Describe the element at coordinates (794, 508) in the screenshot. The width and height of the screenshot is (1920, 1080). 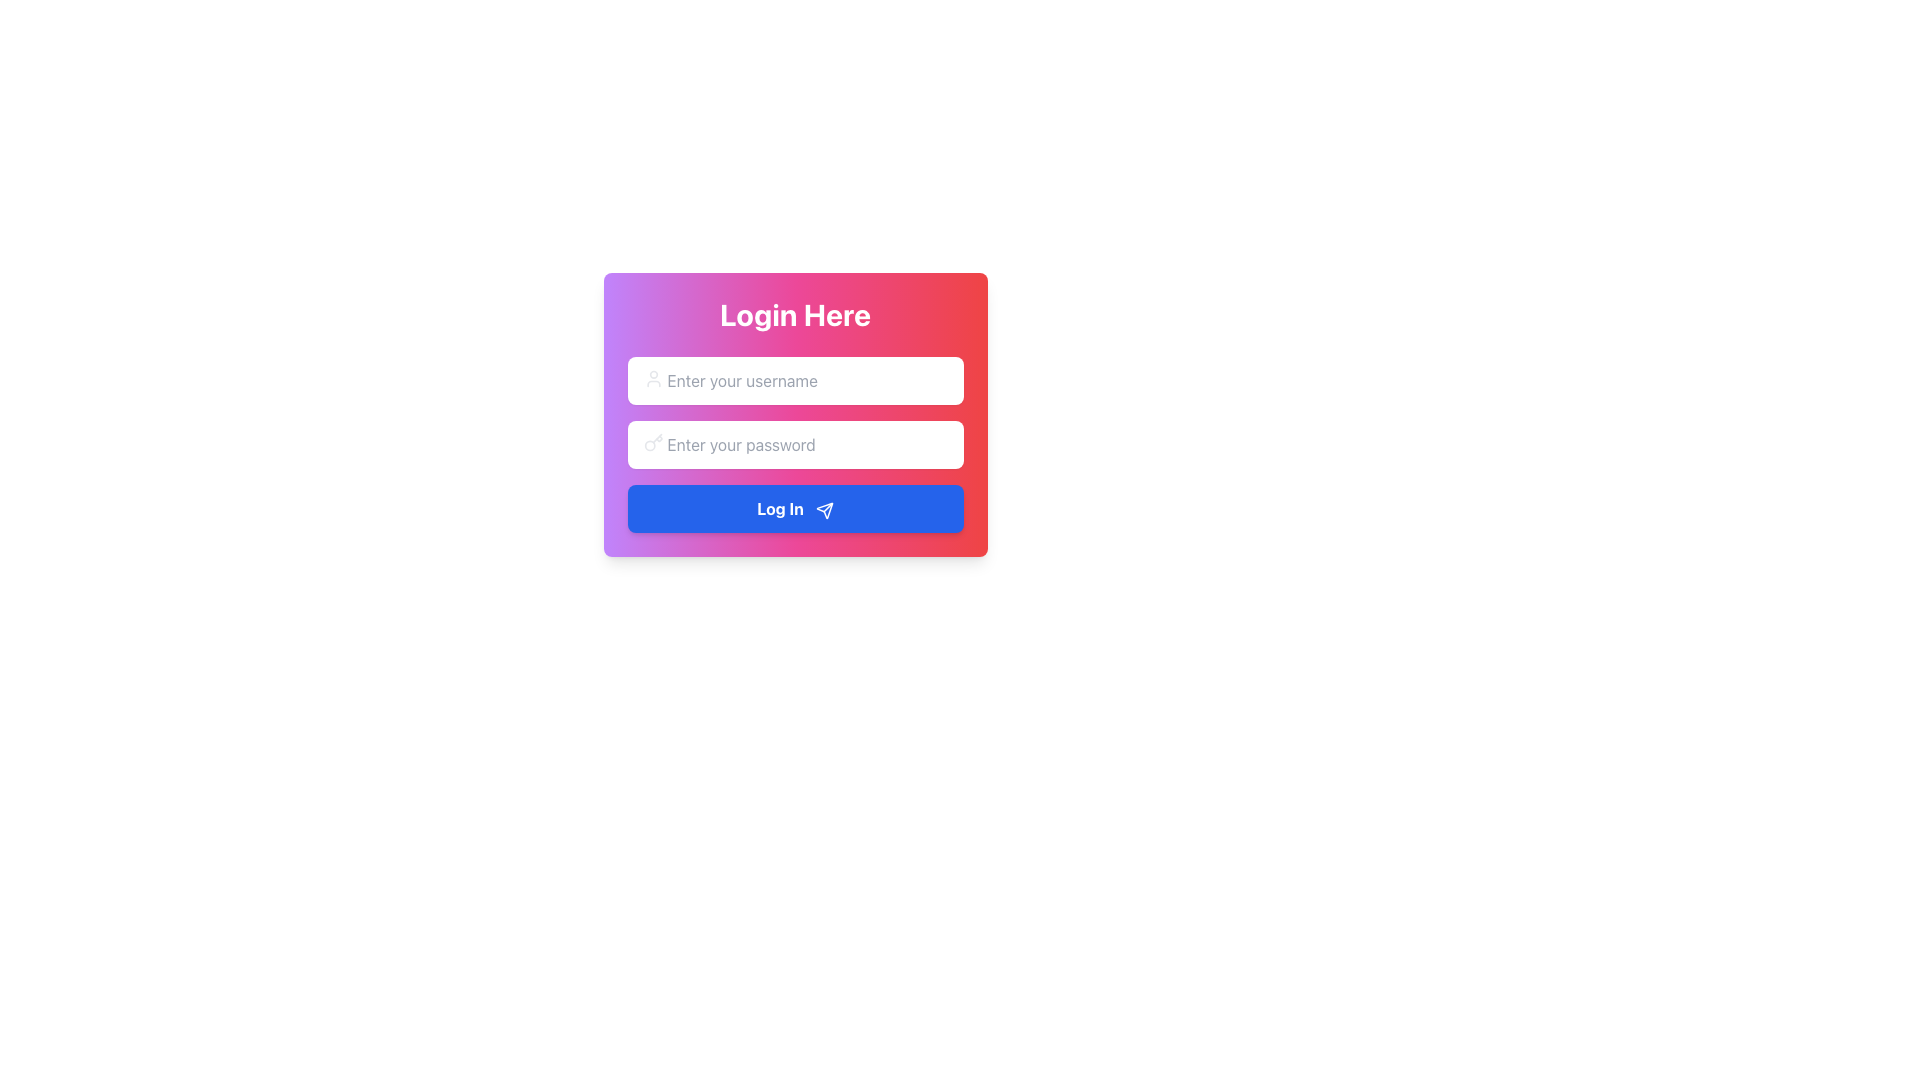
I see `the submit button located at the bottom of the login form` at that location.